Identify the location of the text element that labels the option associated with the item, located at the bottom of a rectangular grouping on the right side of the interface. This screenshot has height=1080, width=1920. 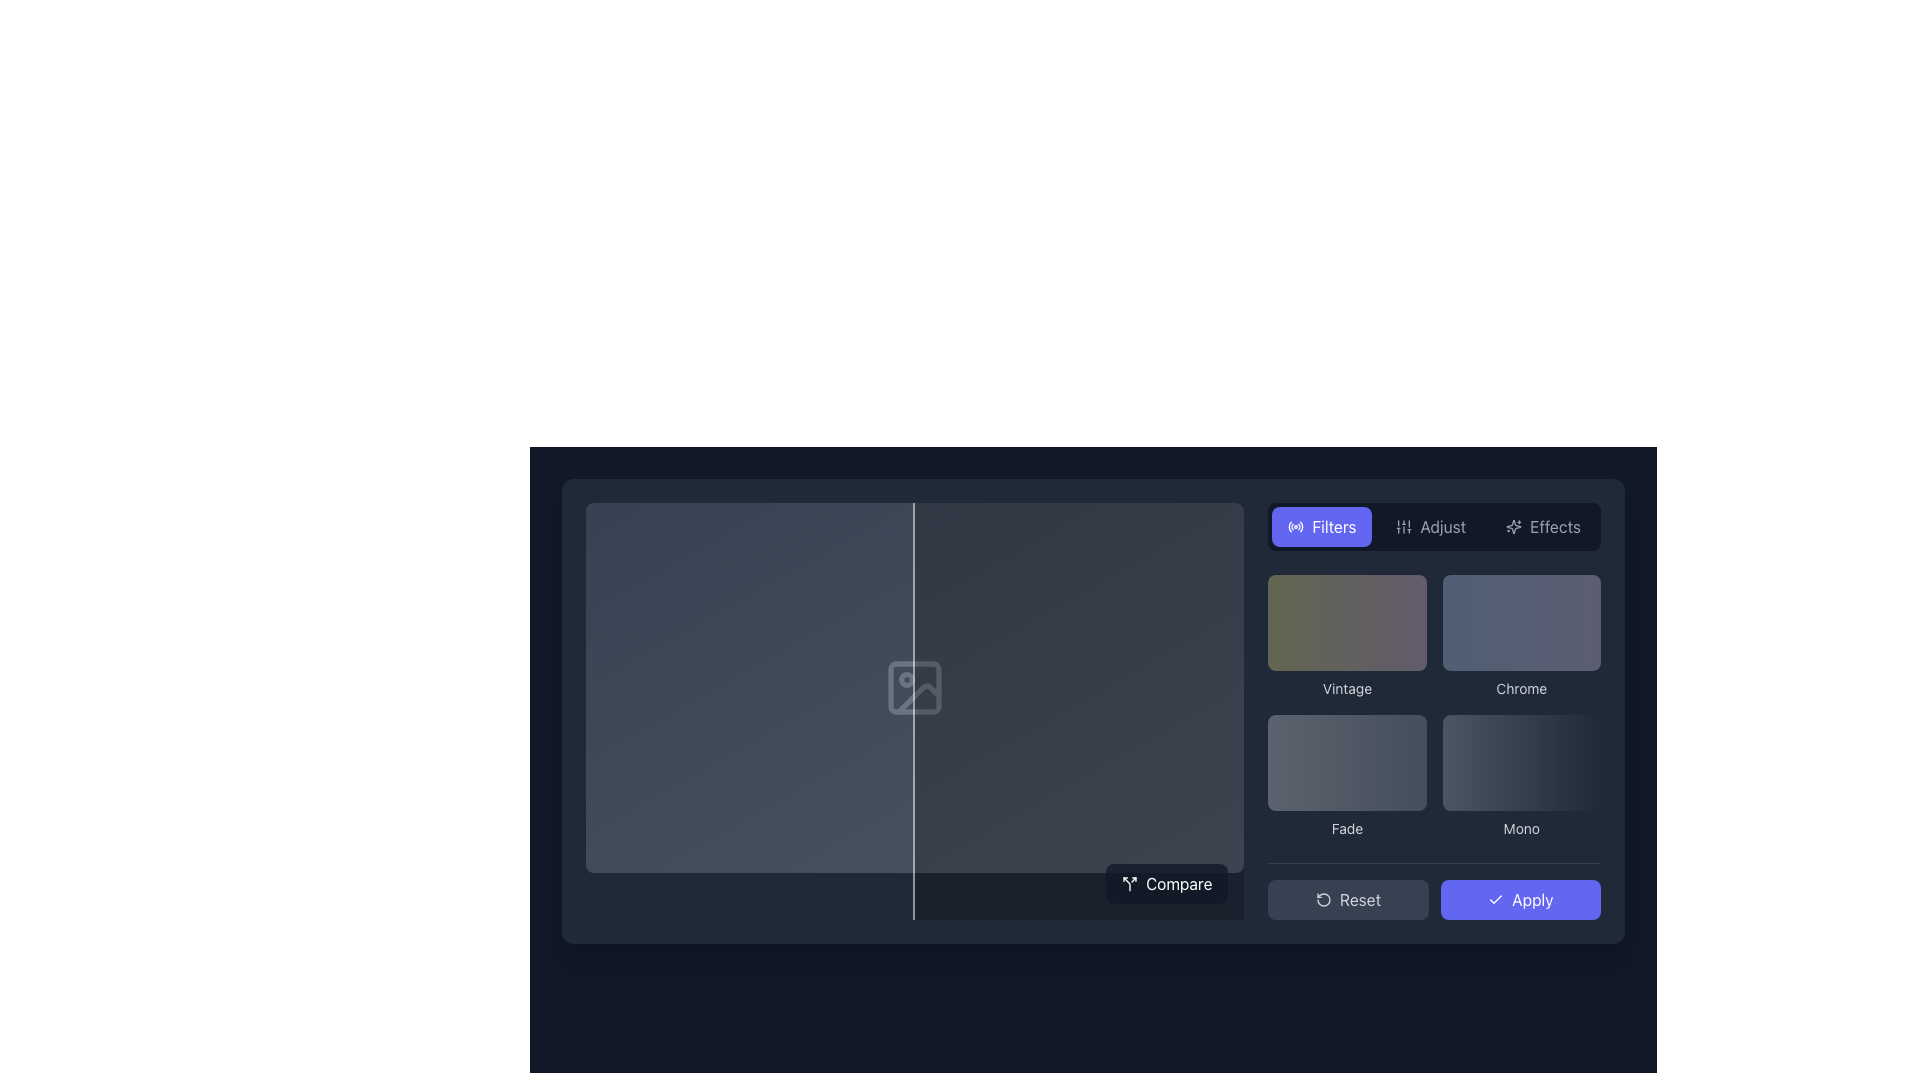
(1520, 688).